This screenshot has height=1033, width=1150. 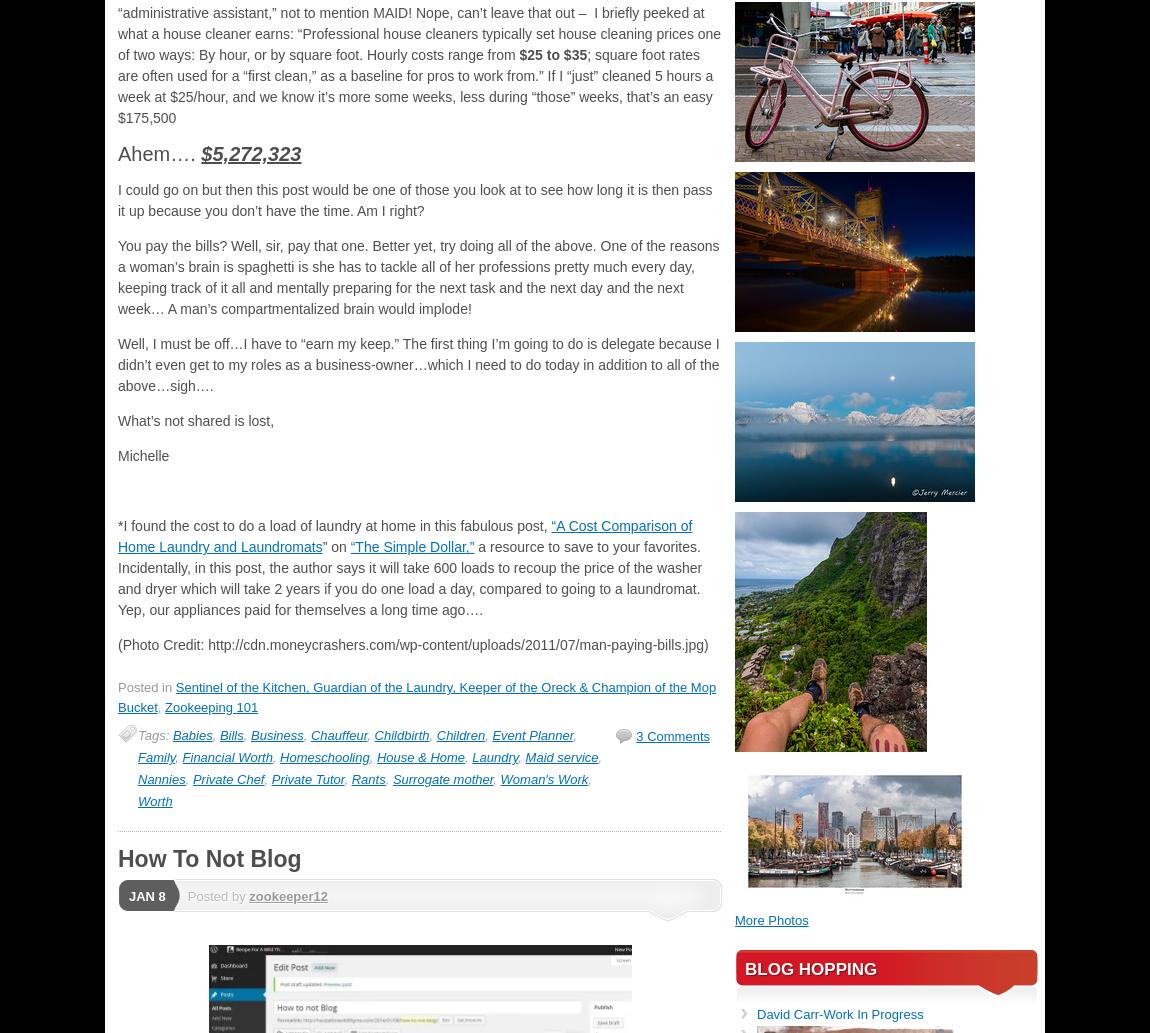 I want to click on 'Babies', so click(x=191, y=735).